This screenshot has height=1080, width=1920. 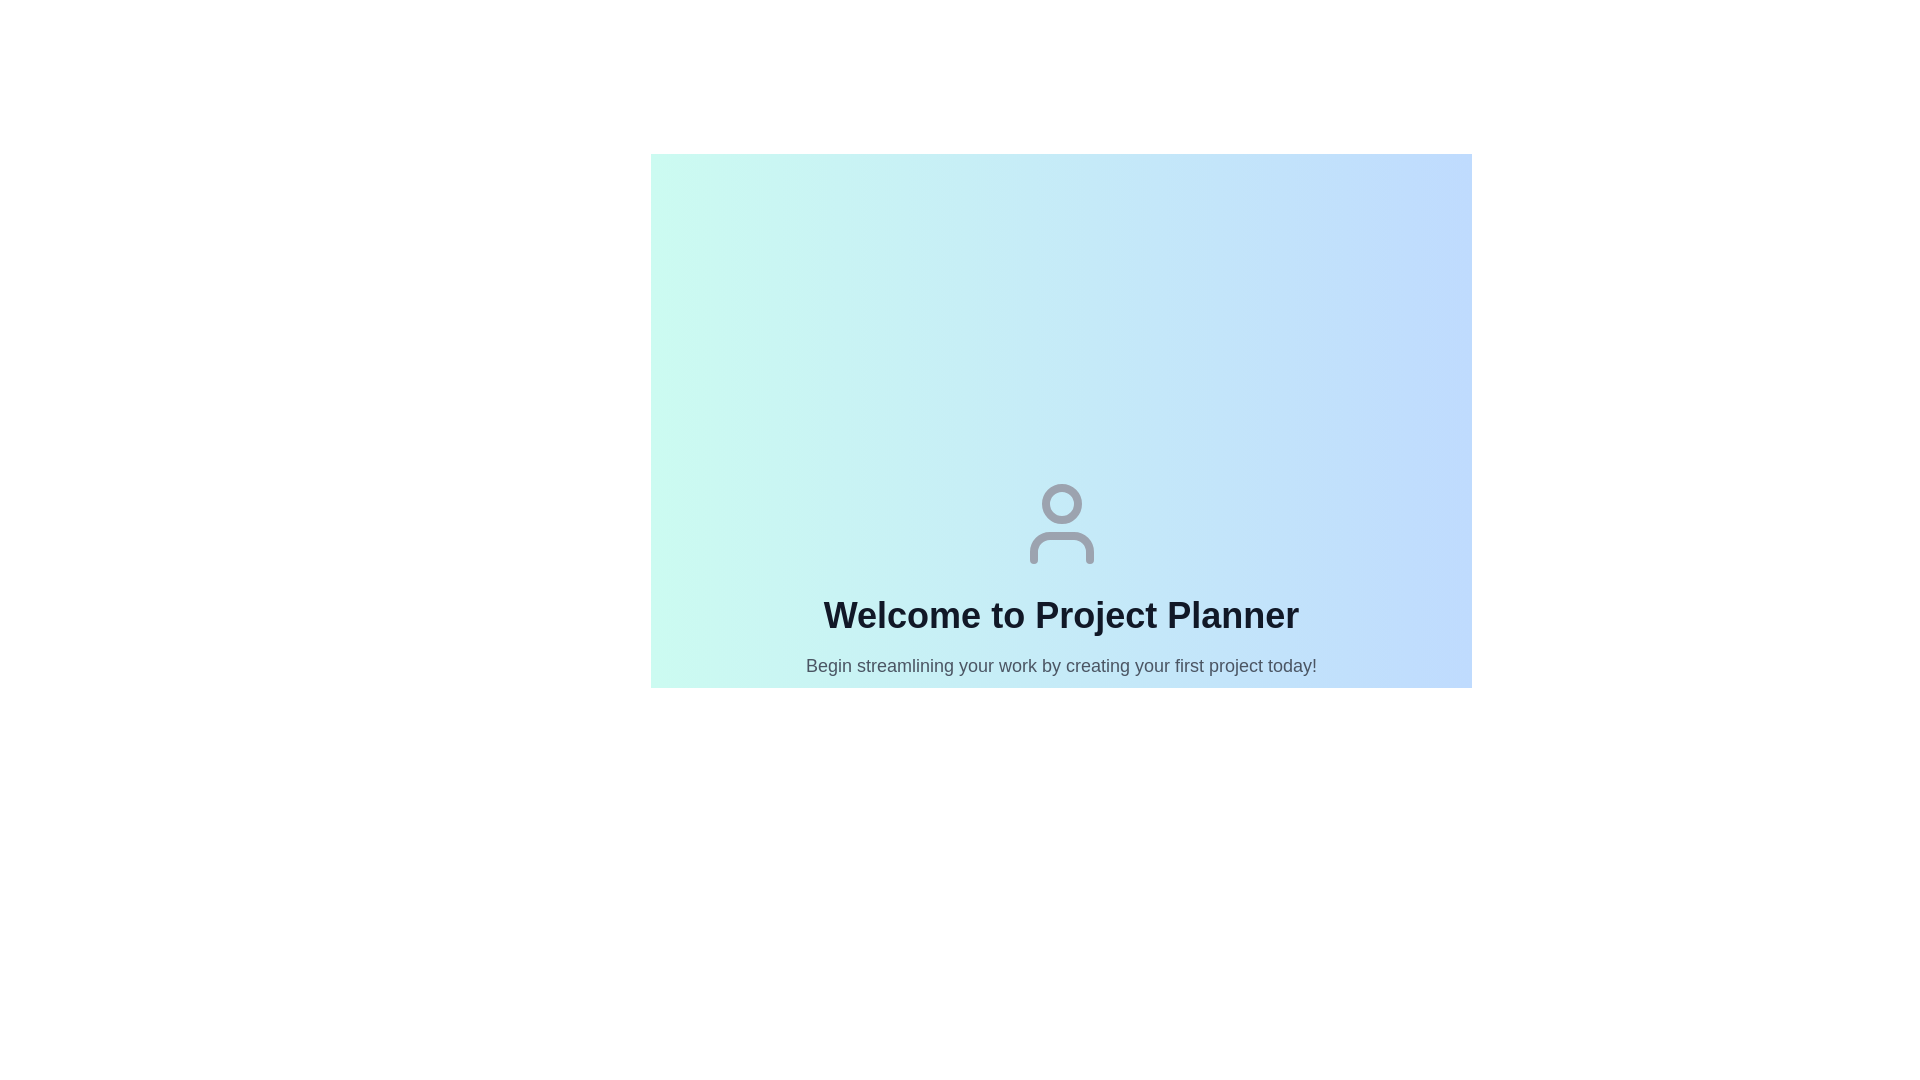 I want to click on motivational text label located beneath the main title text, which encourages users to create their first project, so click(x=1060, y=666).